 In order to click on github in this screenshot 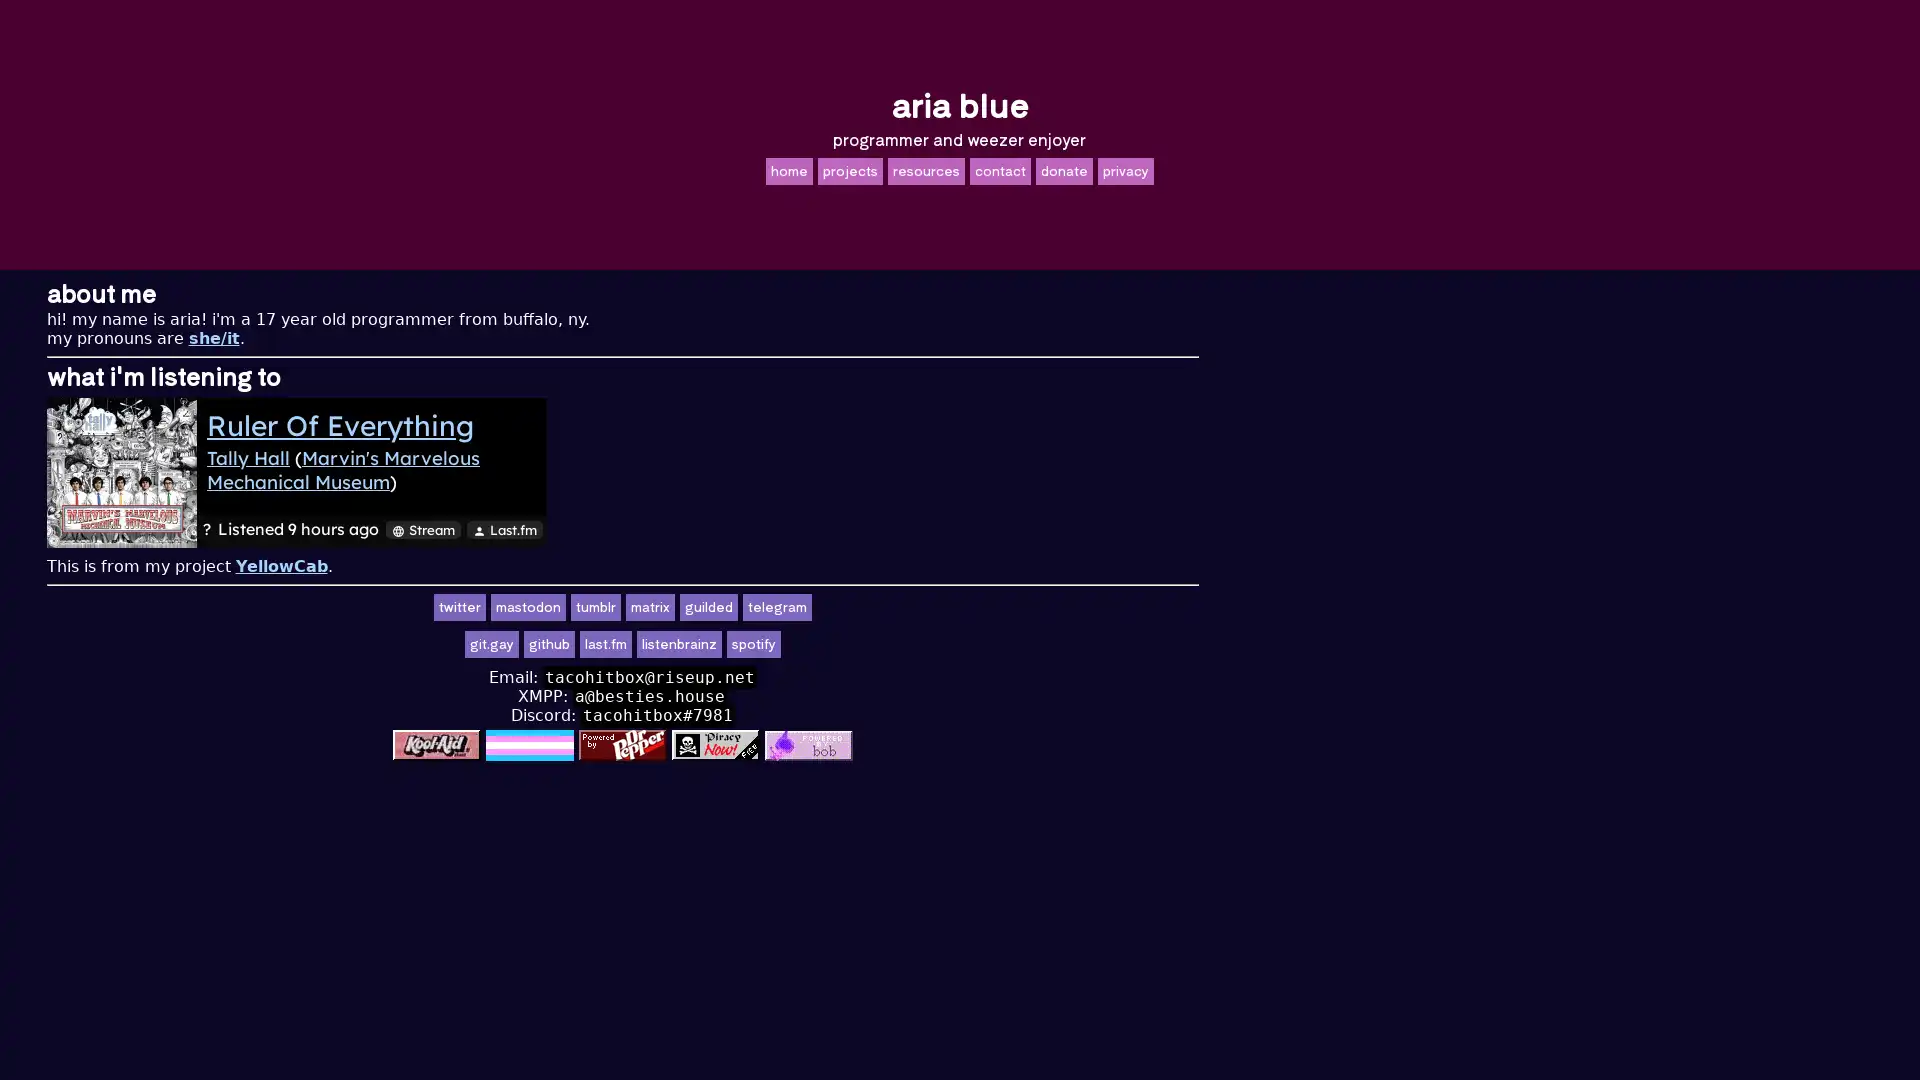, I will do `click(885, 644)`.